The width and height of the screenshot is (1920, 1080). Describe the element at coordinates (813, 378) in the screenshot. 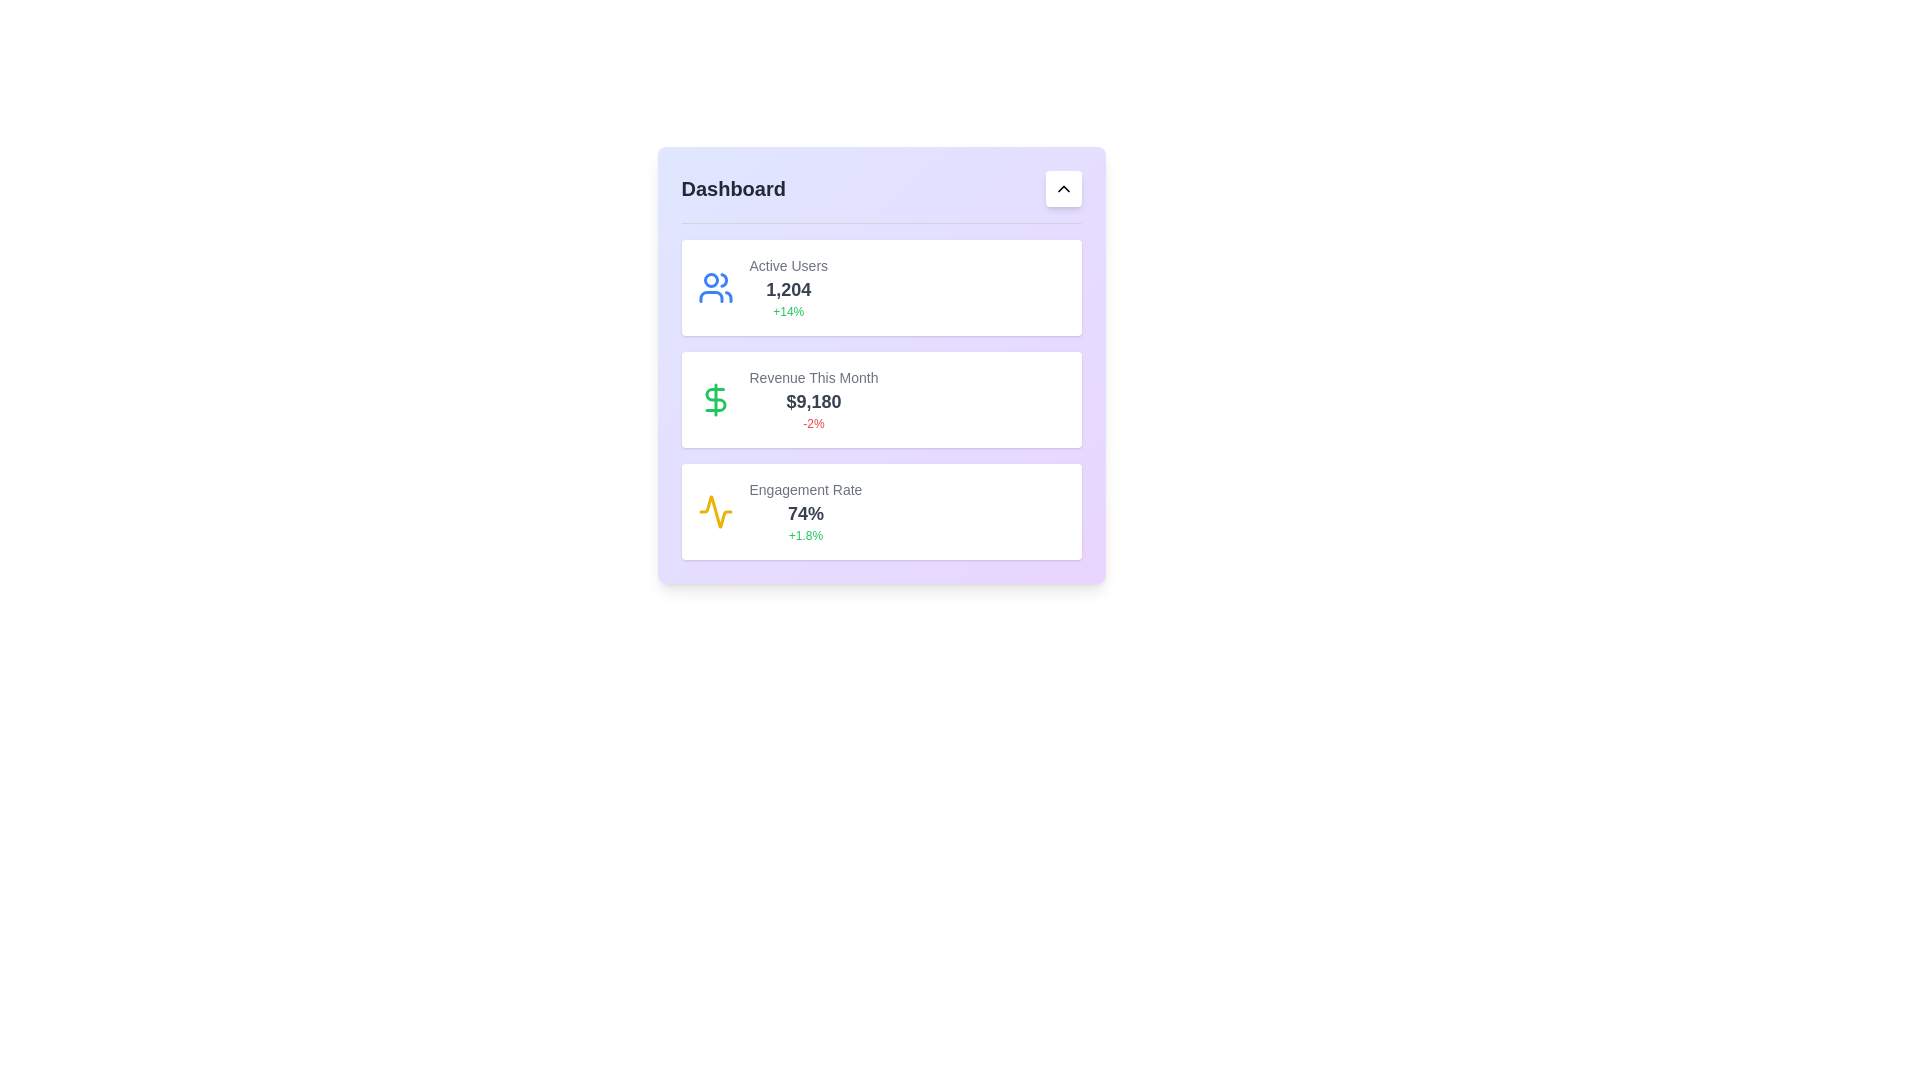

I see `the static text label displaying 'Revenue This Month', which is a muted gray colored label positioned at the top of the financial metrics box in the second card of the dashboard` at that location.